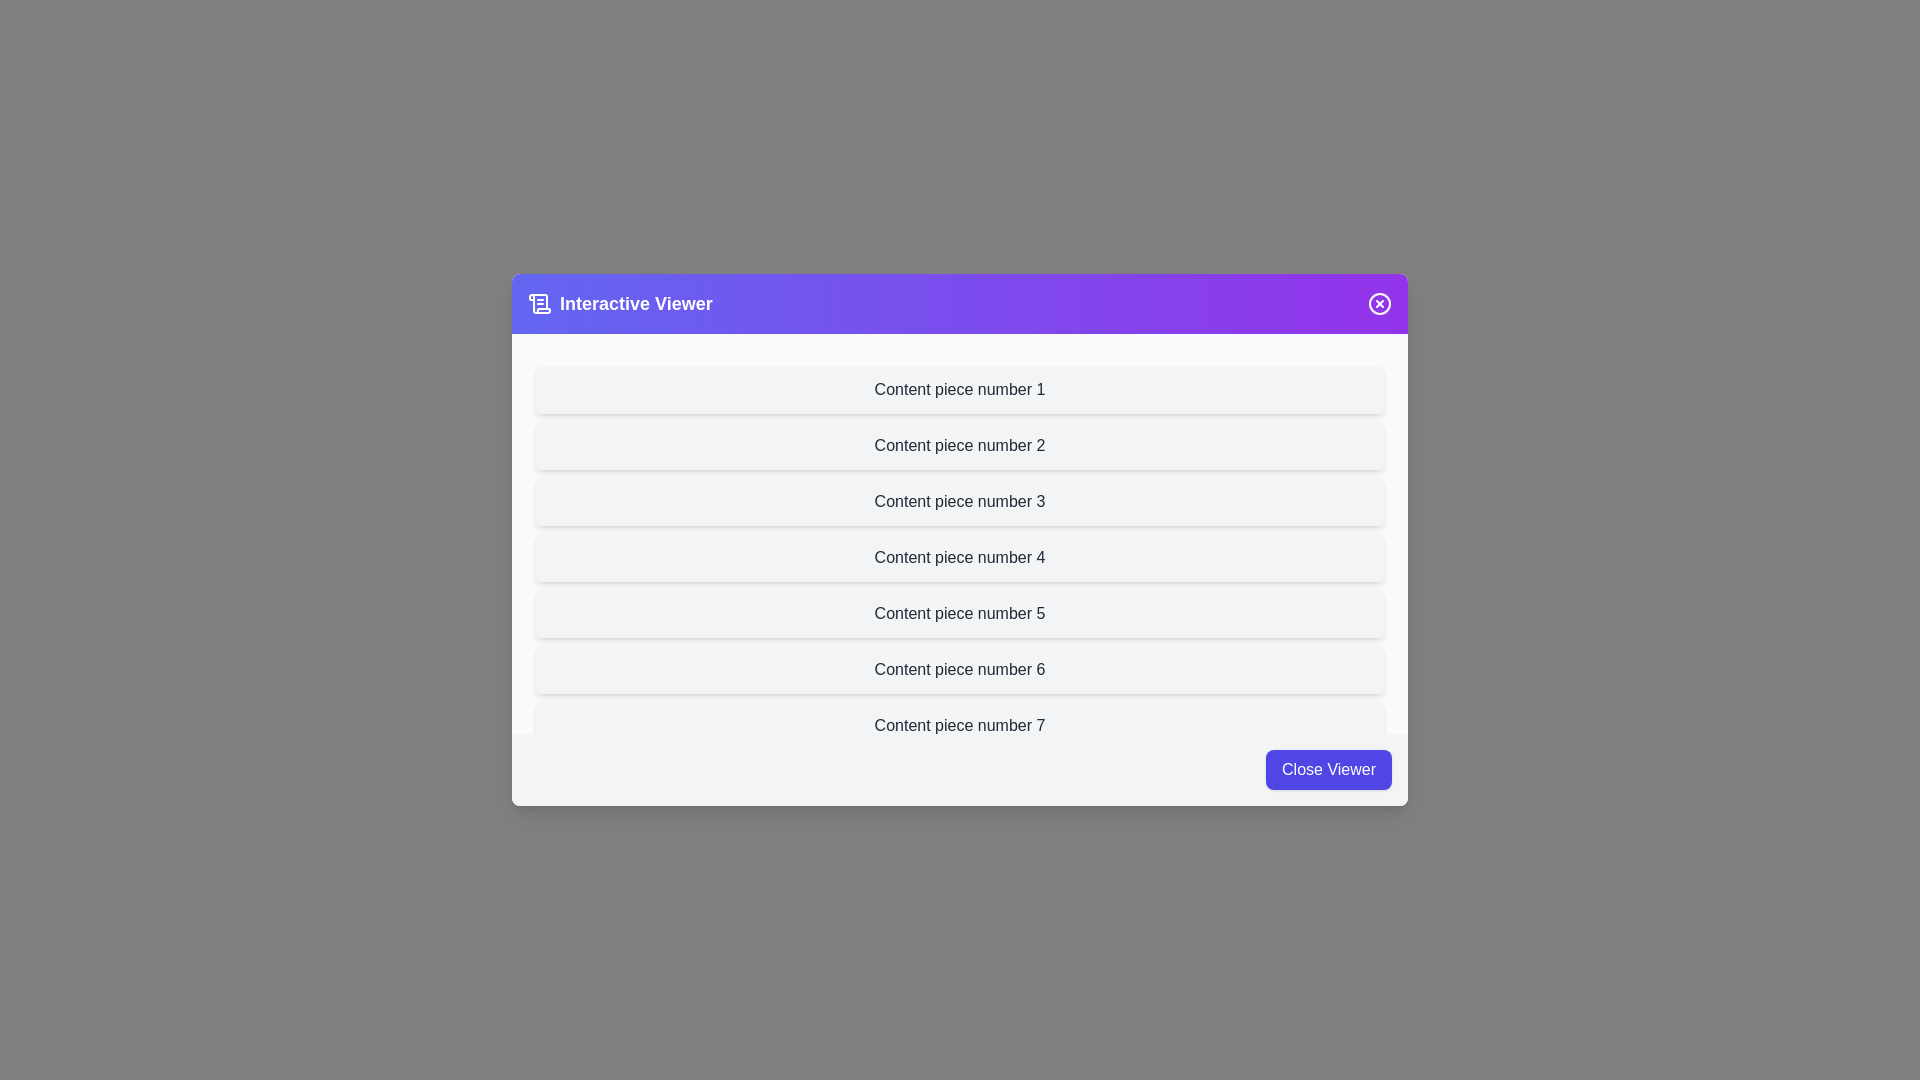 The image size is (1920, 1080). I want to click on the content item labeled 'Content piece number 6' to observe its hover effect, so click(960, 670).